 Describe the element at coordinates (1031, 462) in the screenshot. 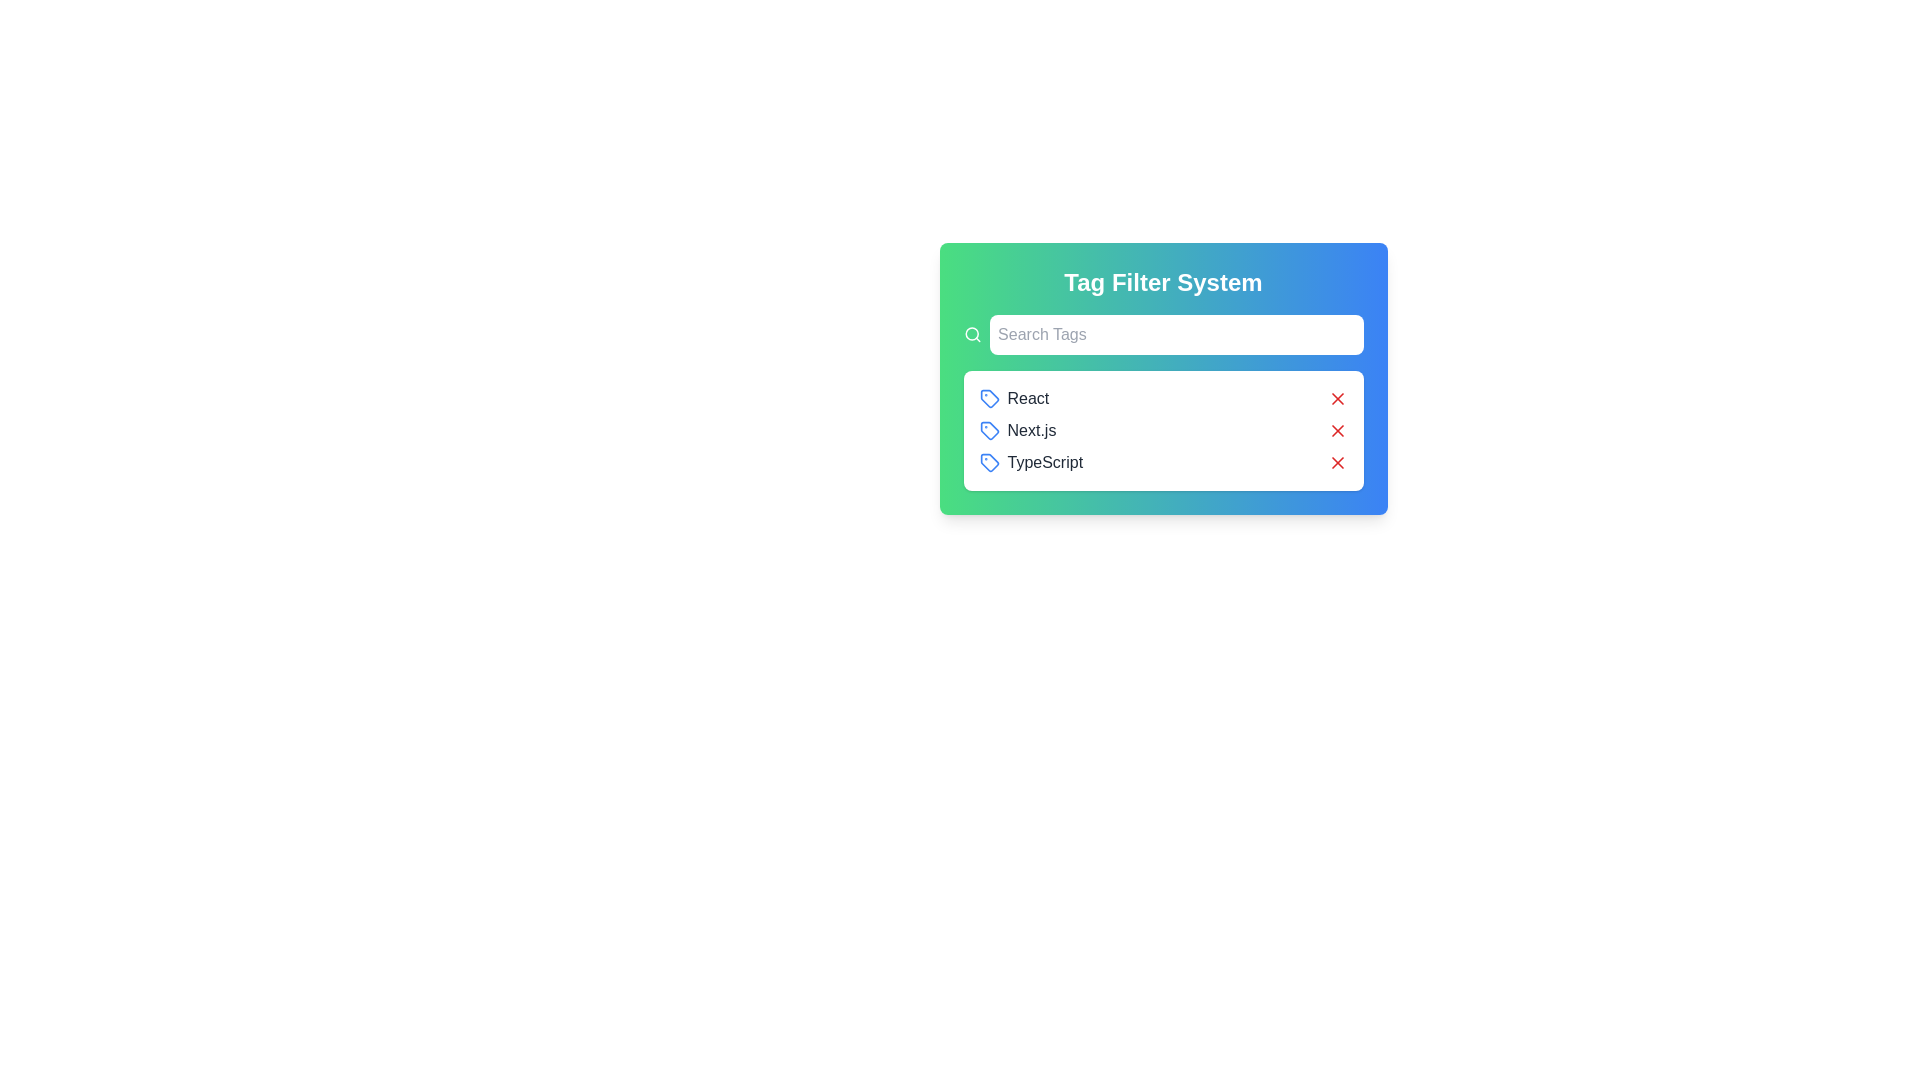

I see `the blue tag icon next to the 'TypeScript' text in the Tag display item, which is the third item in the Tag Filter System card` at that location.